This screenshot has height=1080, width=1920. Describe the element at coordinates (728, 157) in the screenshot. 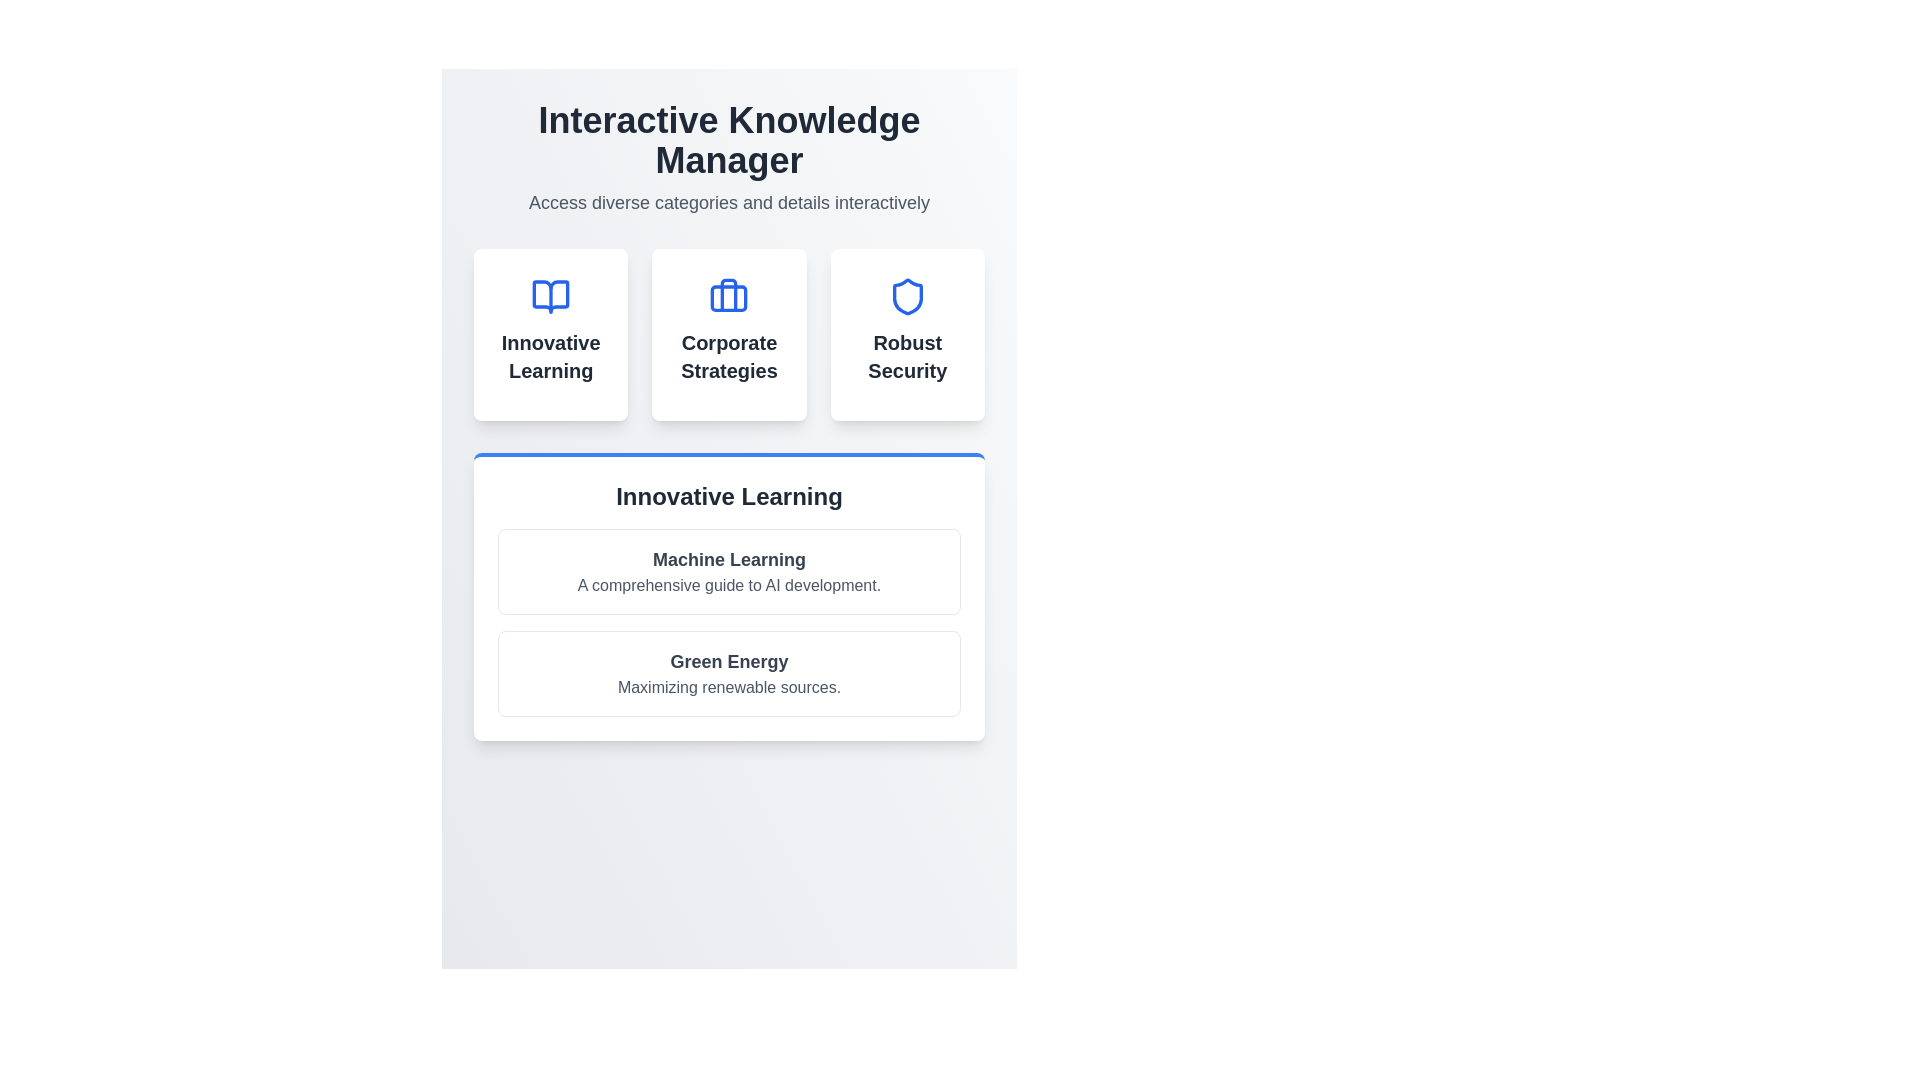

I see `the header text block that provides a concise summary of the application's purpose, located at the top of the interface above the cards labeled 'Innovative Learning', 'Corporate Strategies', and 'Robust Security'` at that location.